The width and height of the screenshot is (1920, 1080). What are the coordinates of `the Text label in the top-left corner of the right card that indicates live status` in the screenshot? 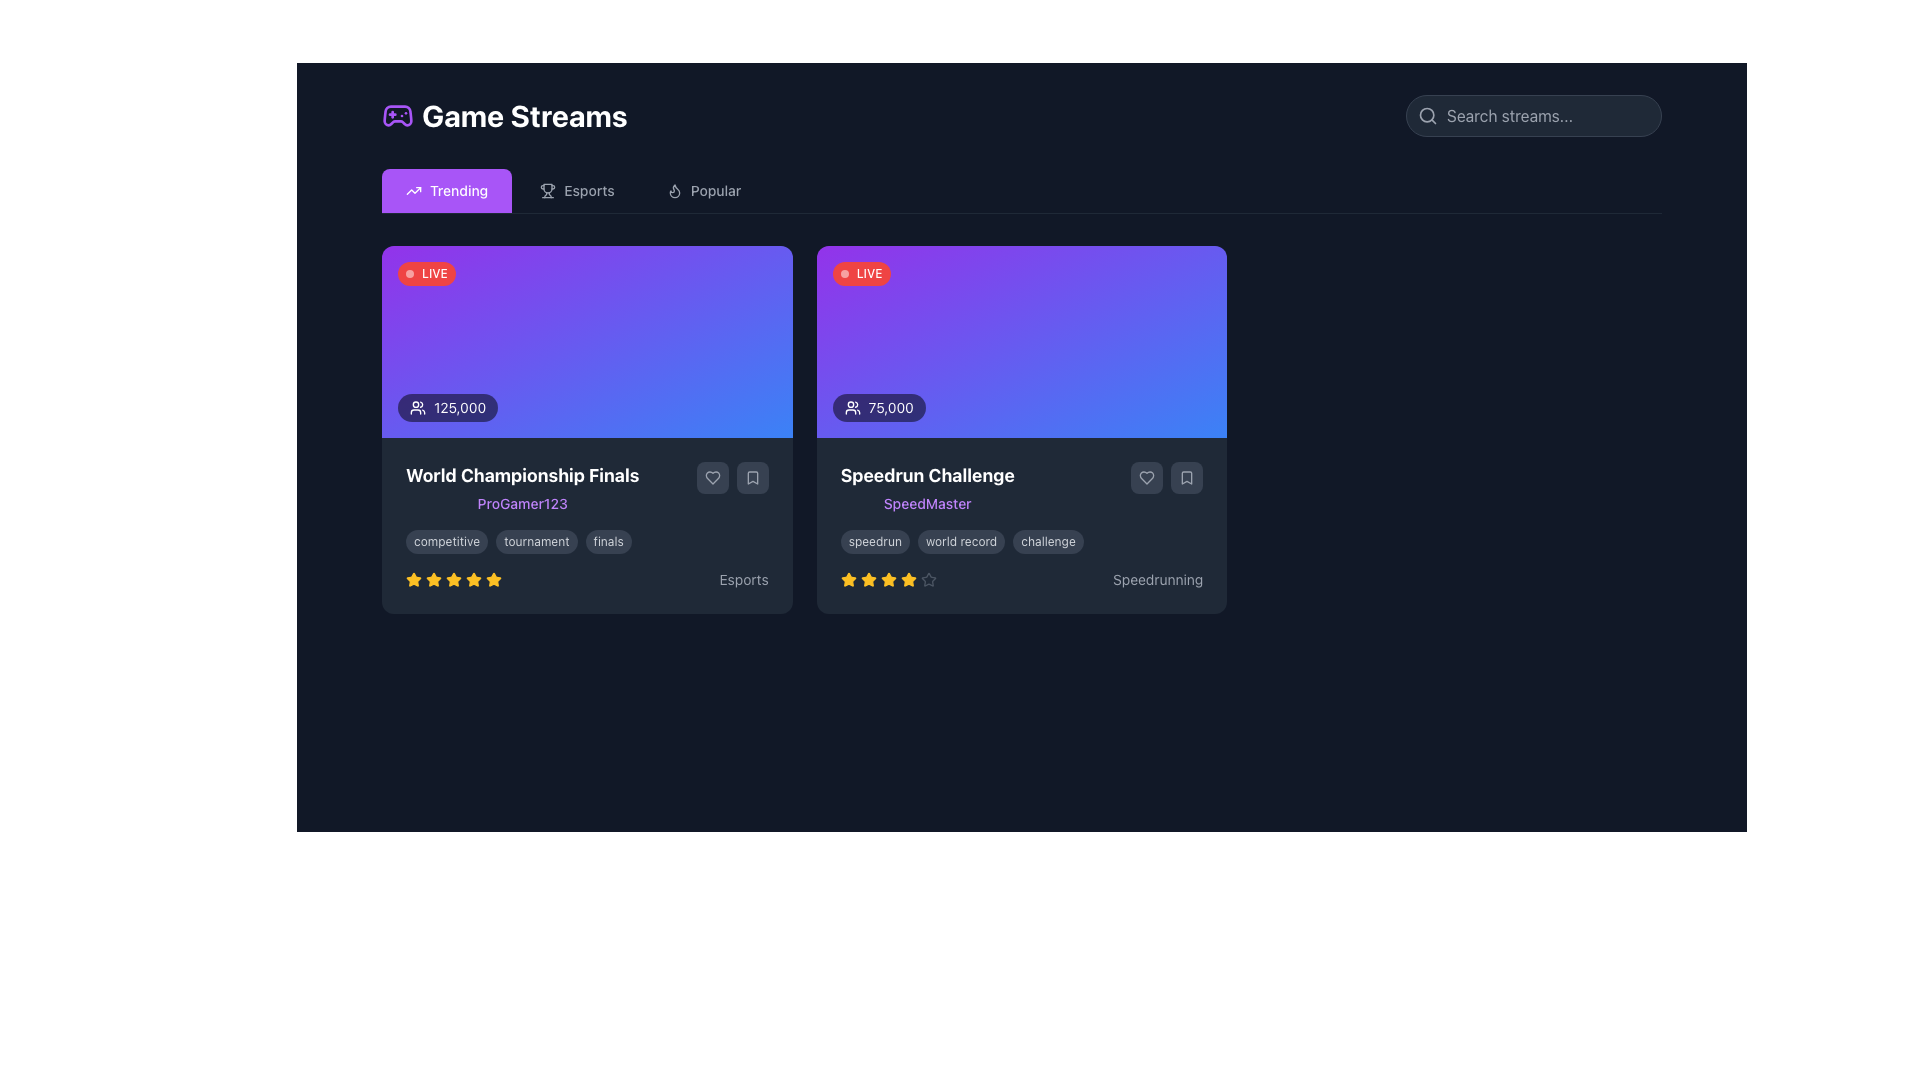 It's located at (869, 273).